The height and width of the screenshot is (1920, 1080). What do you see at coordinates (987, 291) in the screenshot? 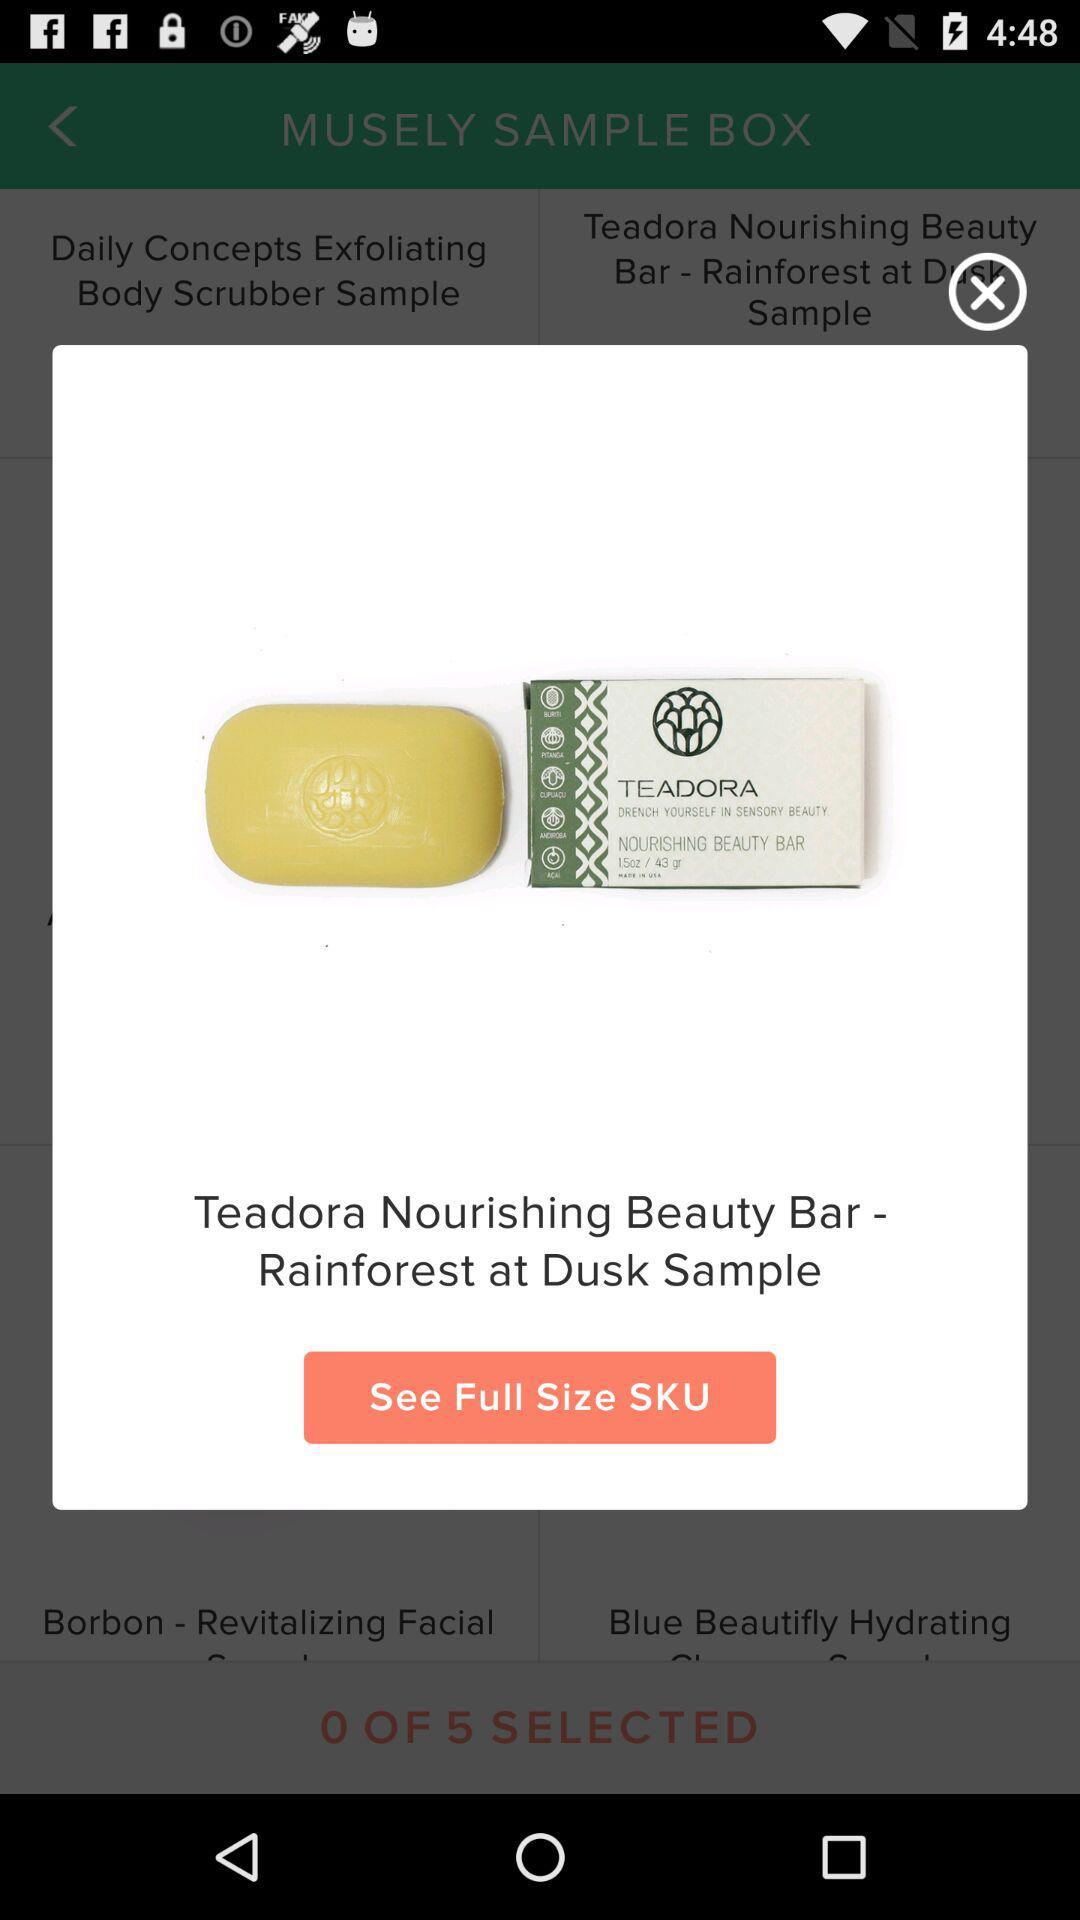
I see `close` at bounding box center [987, 291].